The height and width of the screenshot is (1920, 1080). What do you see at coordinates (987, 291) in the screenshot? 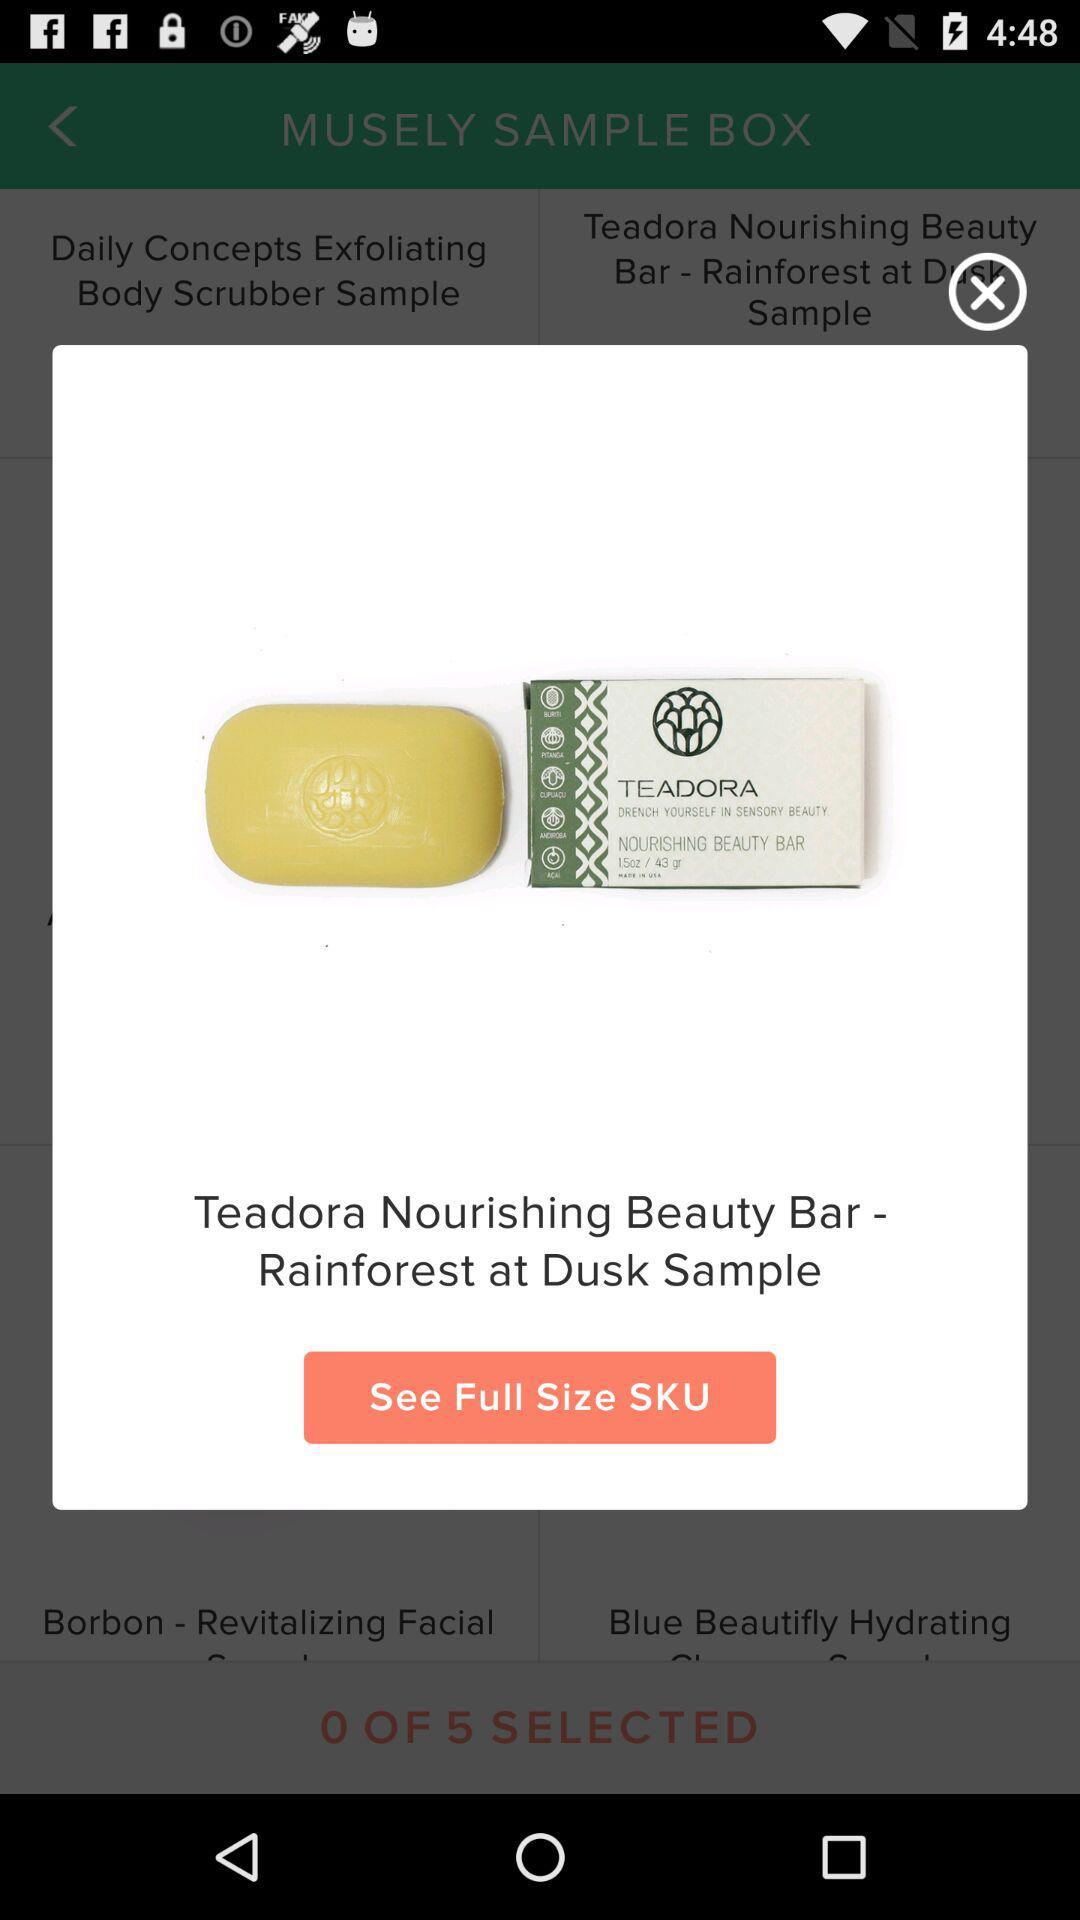
I see `close` at bounding box center [987, 291].